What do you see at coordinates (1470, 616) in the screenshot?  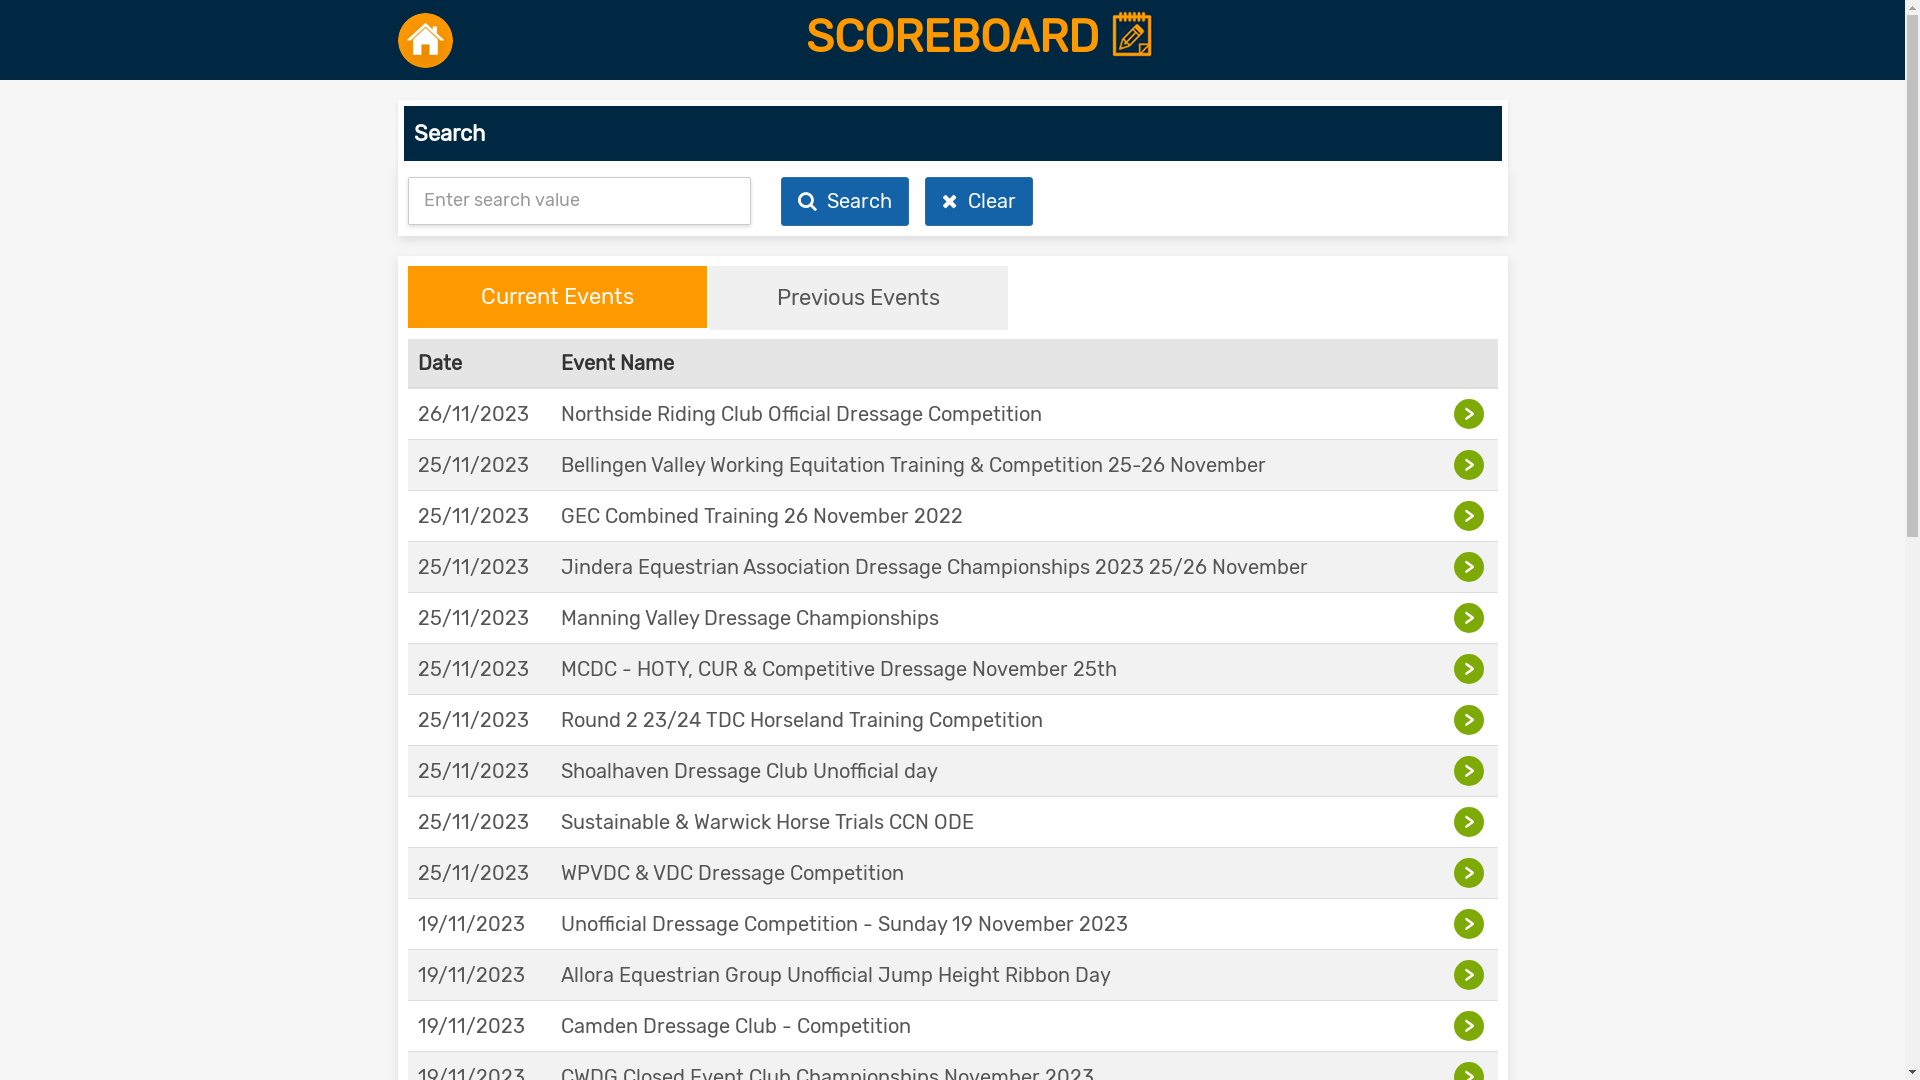 I see `'>'` at bounding box center [1470, 616].